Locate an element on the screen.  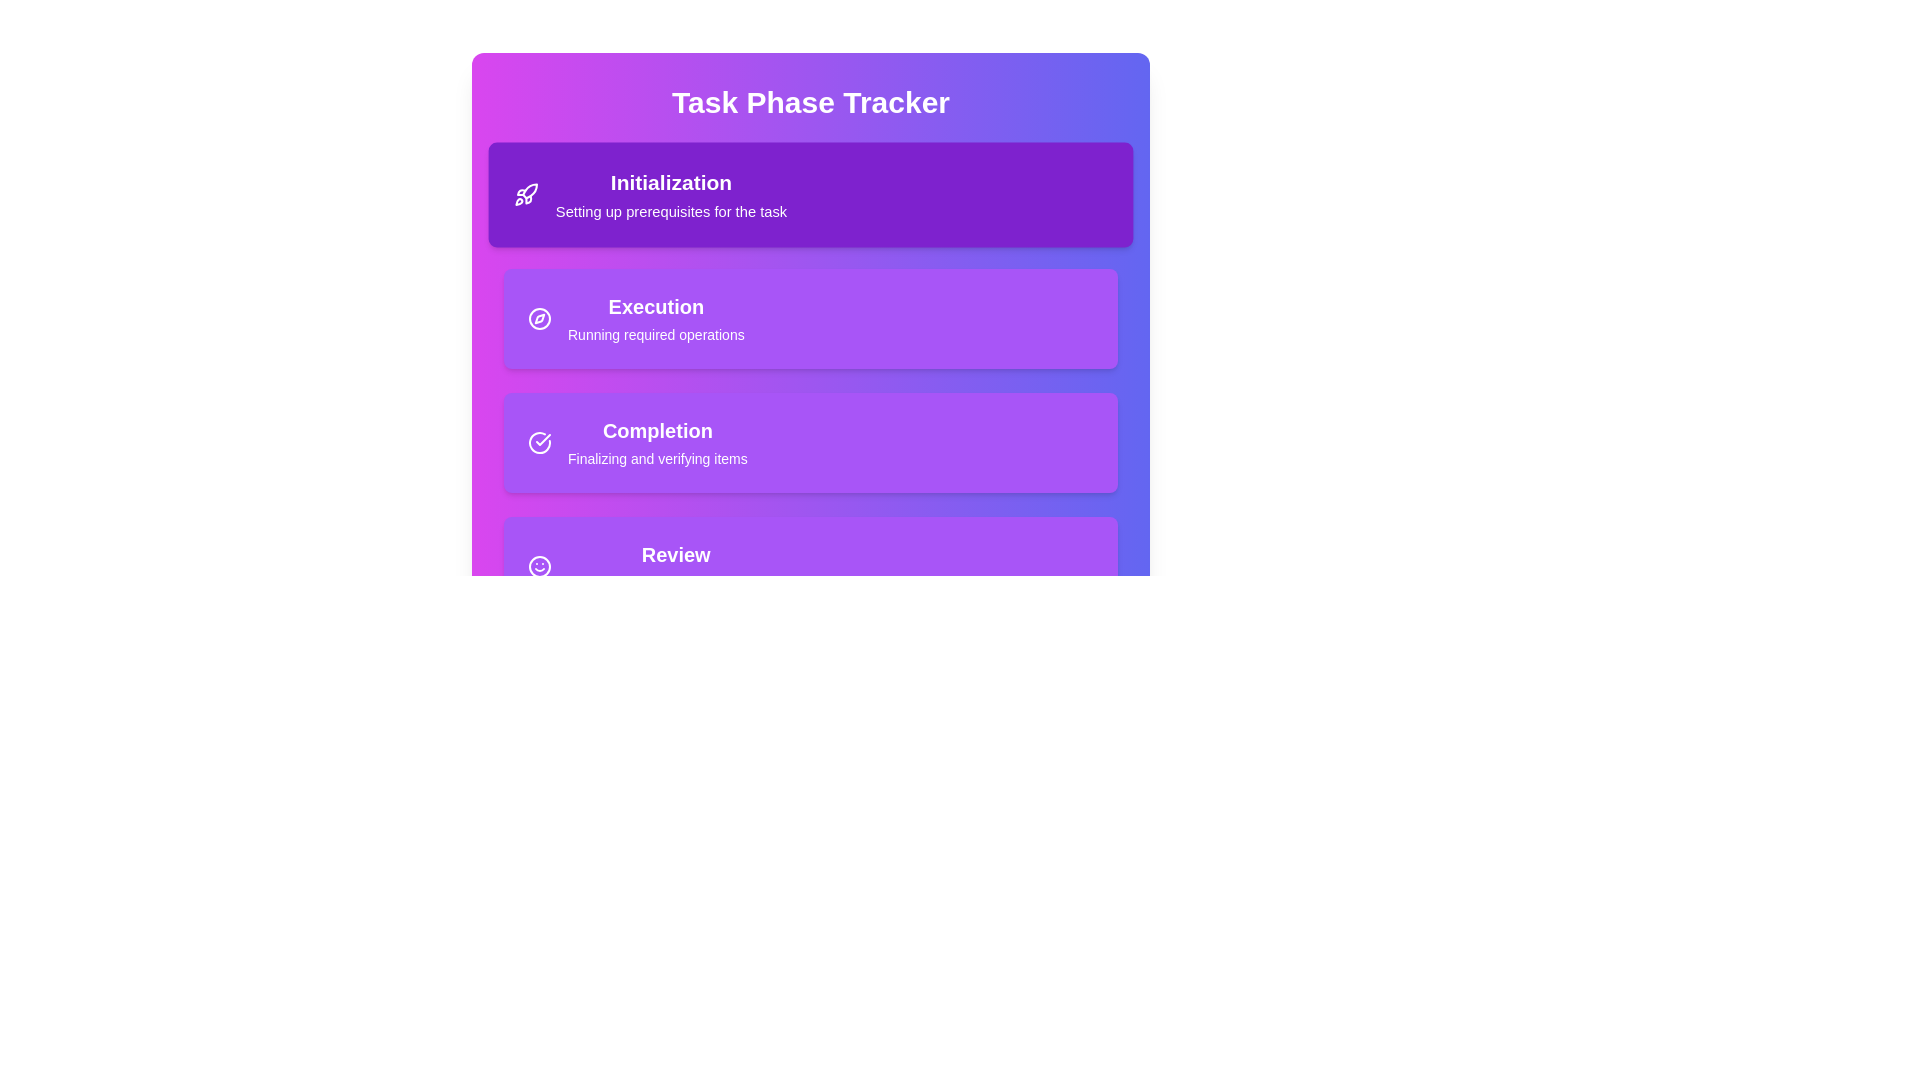
Header text that serves as the title for the interface section, providing context about the phases of a task progression tracker is located at coordinates (811, 103).